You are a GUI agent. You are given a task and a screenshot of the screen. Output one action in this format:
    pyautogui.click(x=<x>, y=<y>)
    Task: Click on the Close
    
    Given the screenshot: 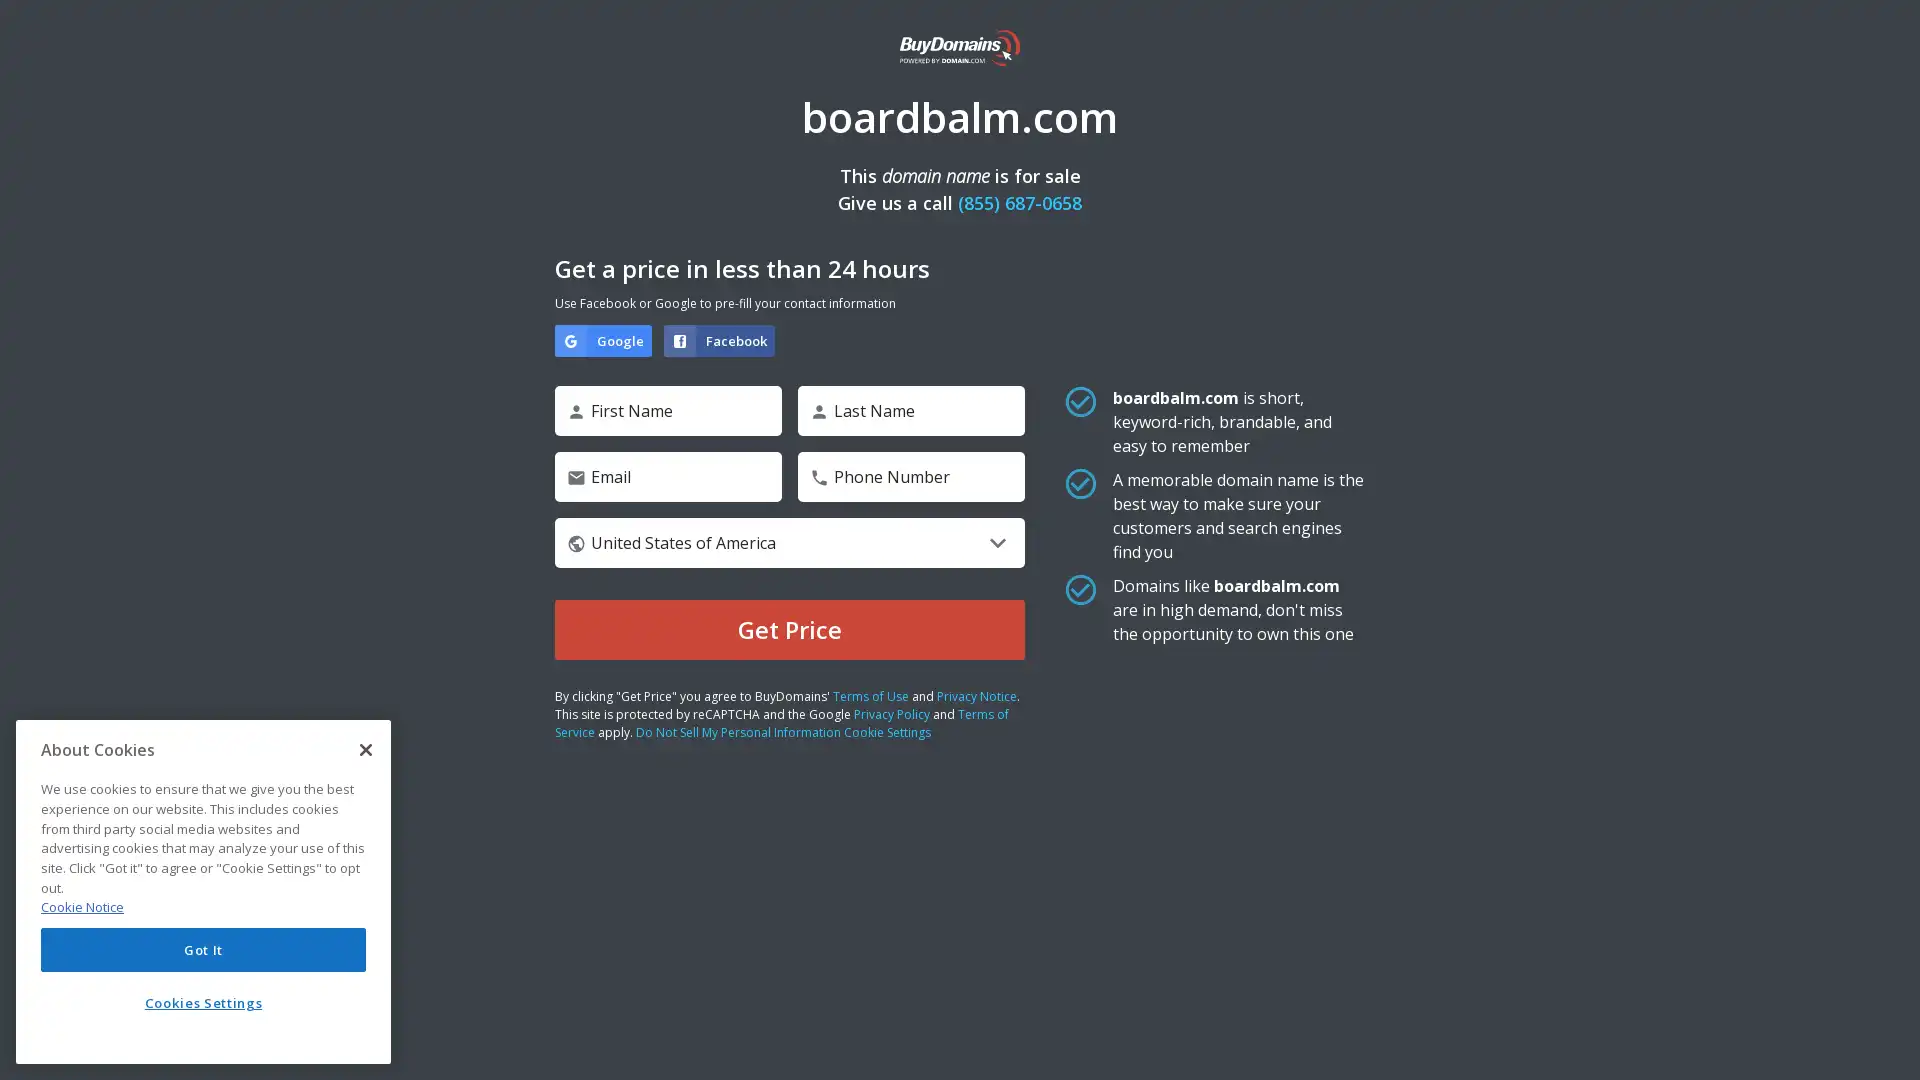 What is the action you would take?
    pyautogui.click(x=365, y=749)
    